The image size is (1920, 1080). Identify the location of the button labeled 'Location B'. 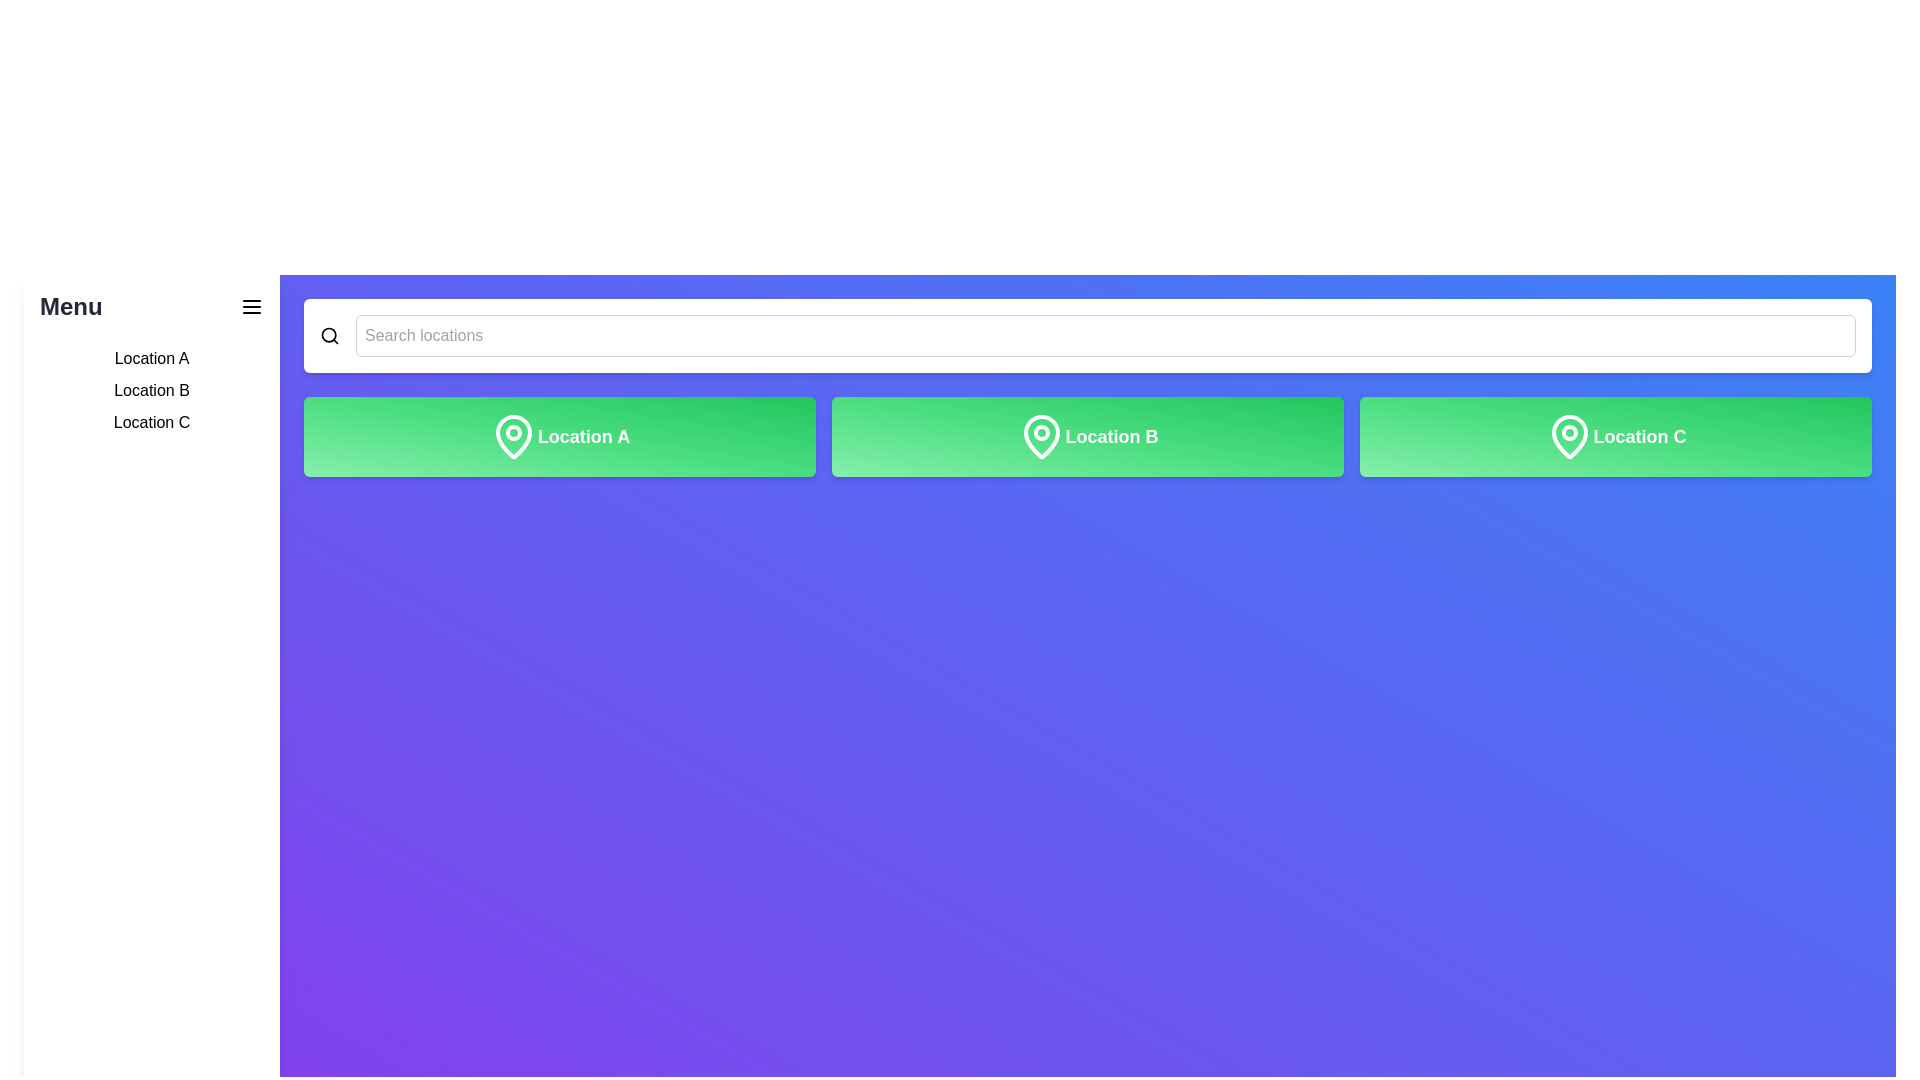
(1087, 435).